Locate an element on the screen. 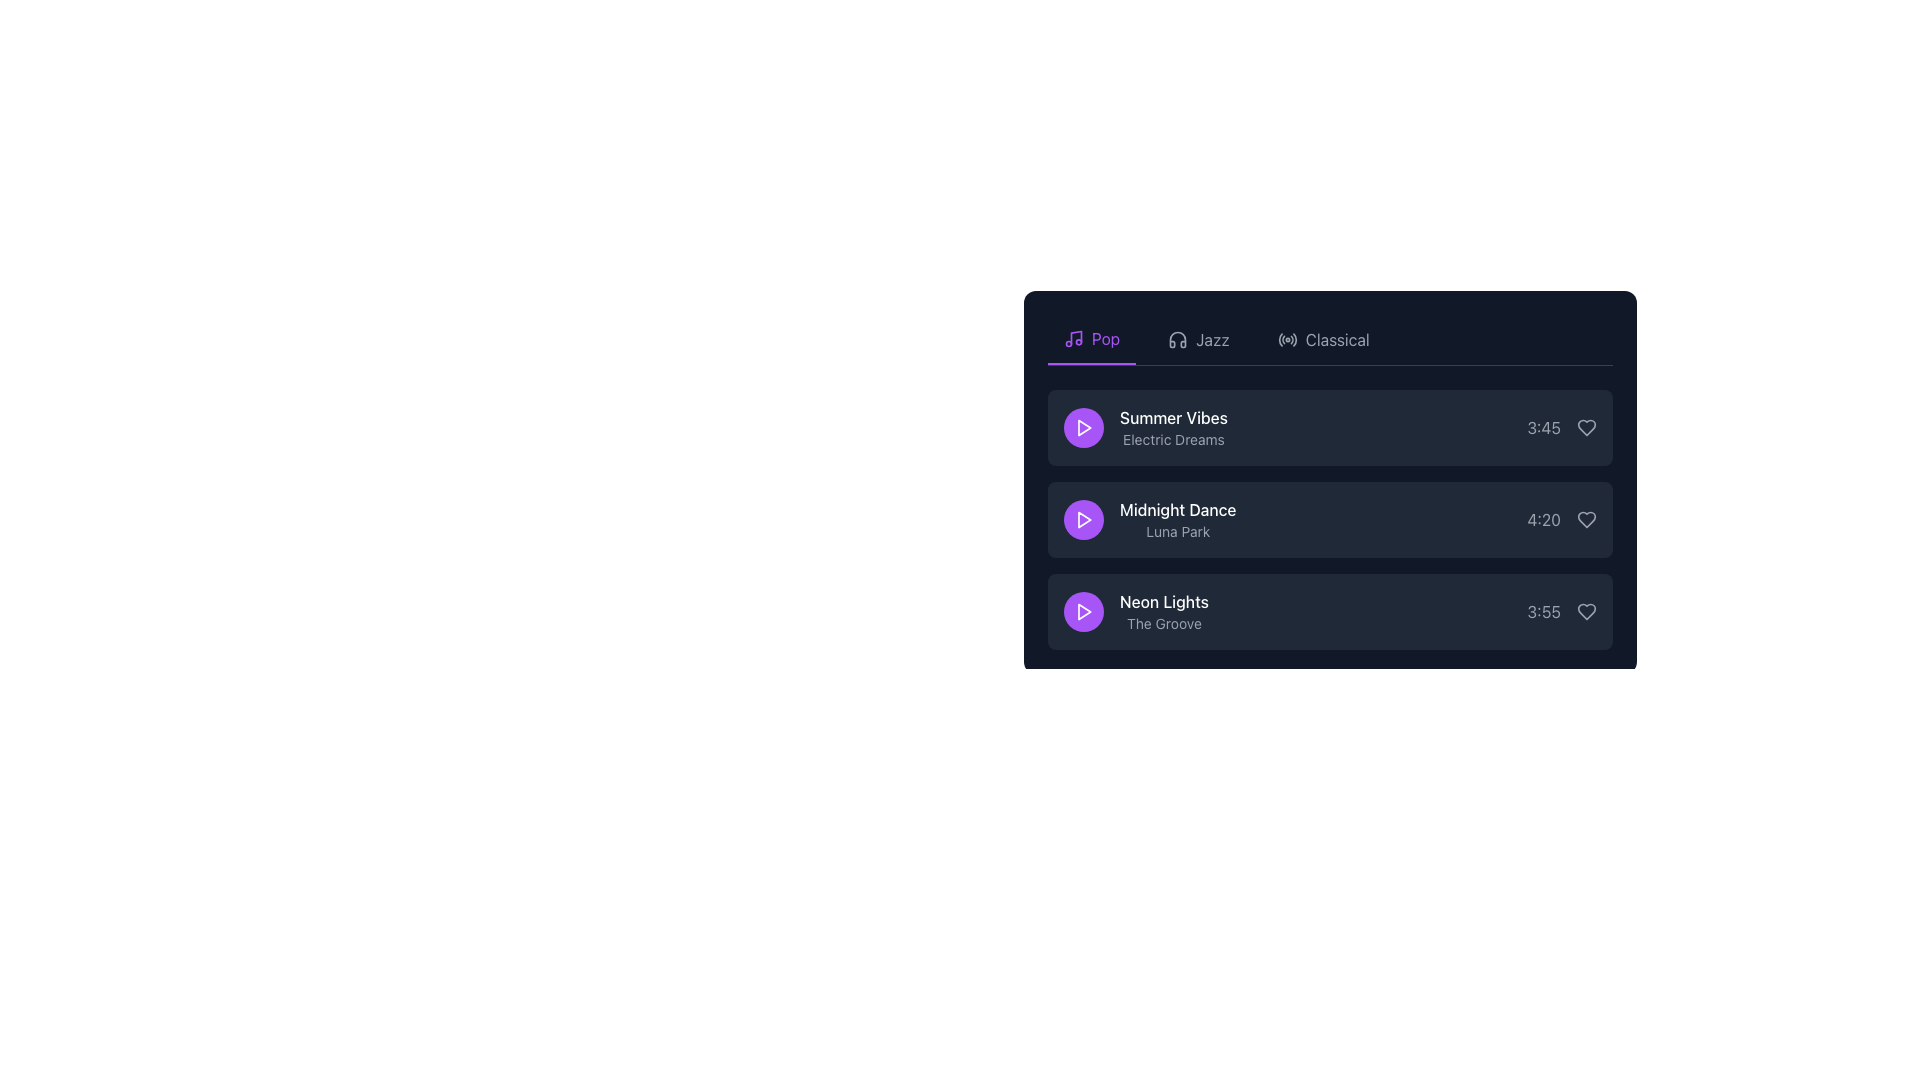  the navigation button or tab labeled 'Jazz' located in the middle of the horizontal navigation bar is located at coordinates (1198, 338).